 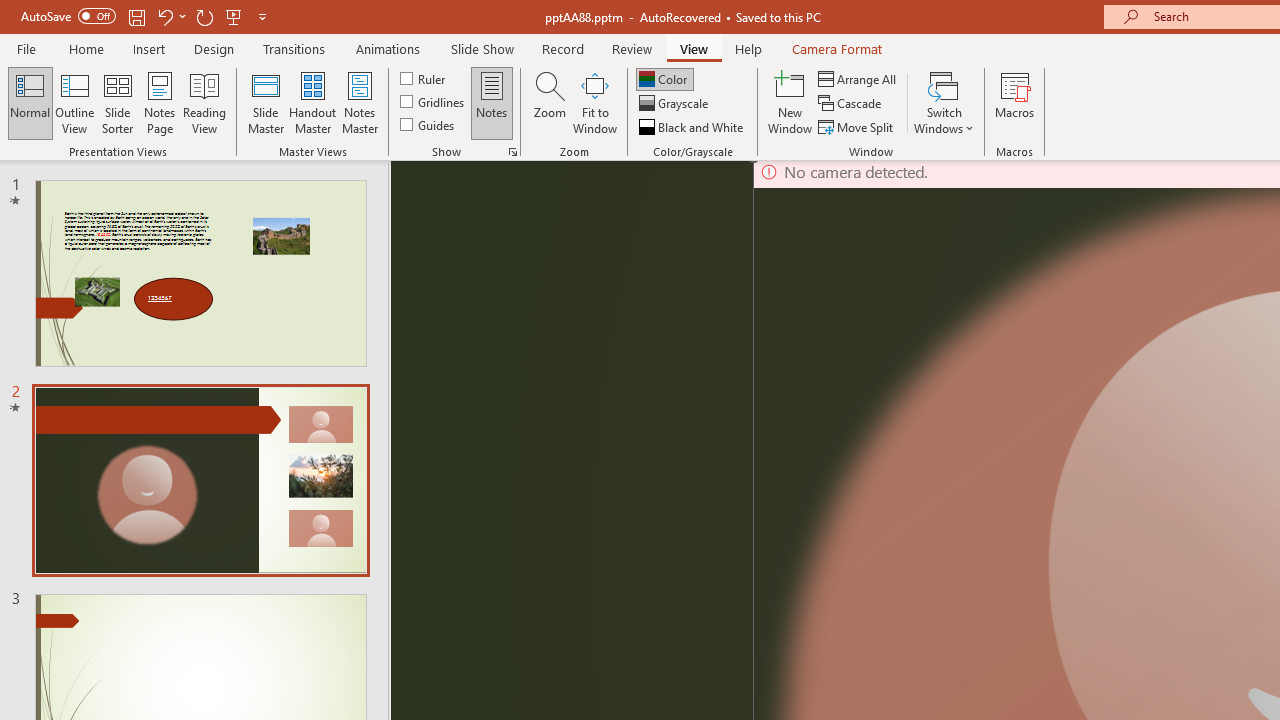 What do you see at coordinates (160, 103) in the screenshot?
I see `'Notes Page'` at bounding box center [160, 103].